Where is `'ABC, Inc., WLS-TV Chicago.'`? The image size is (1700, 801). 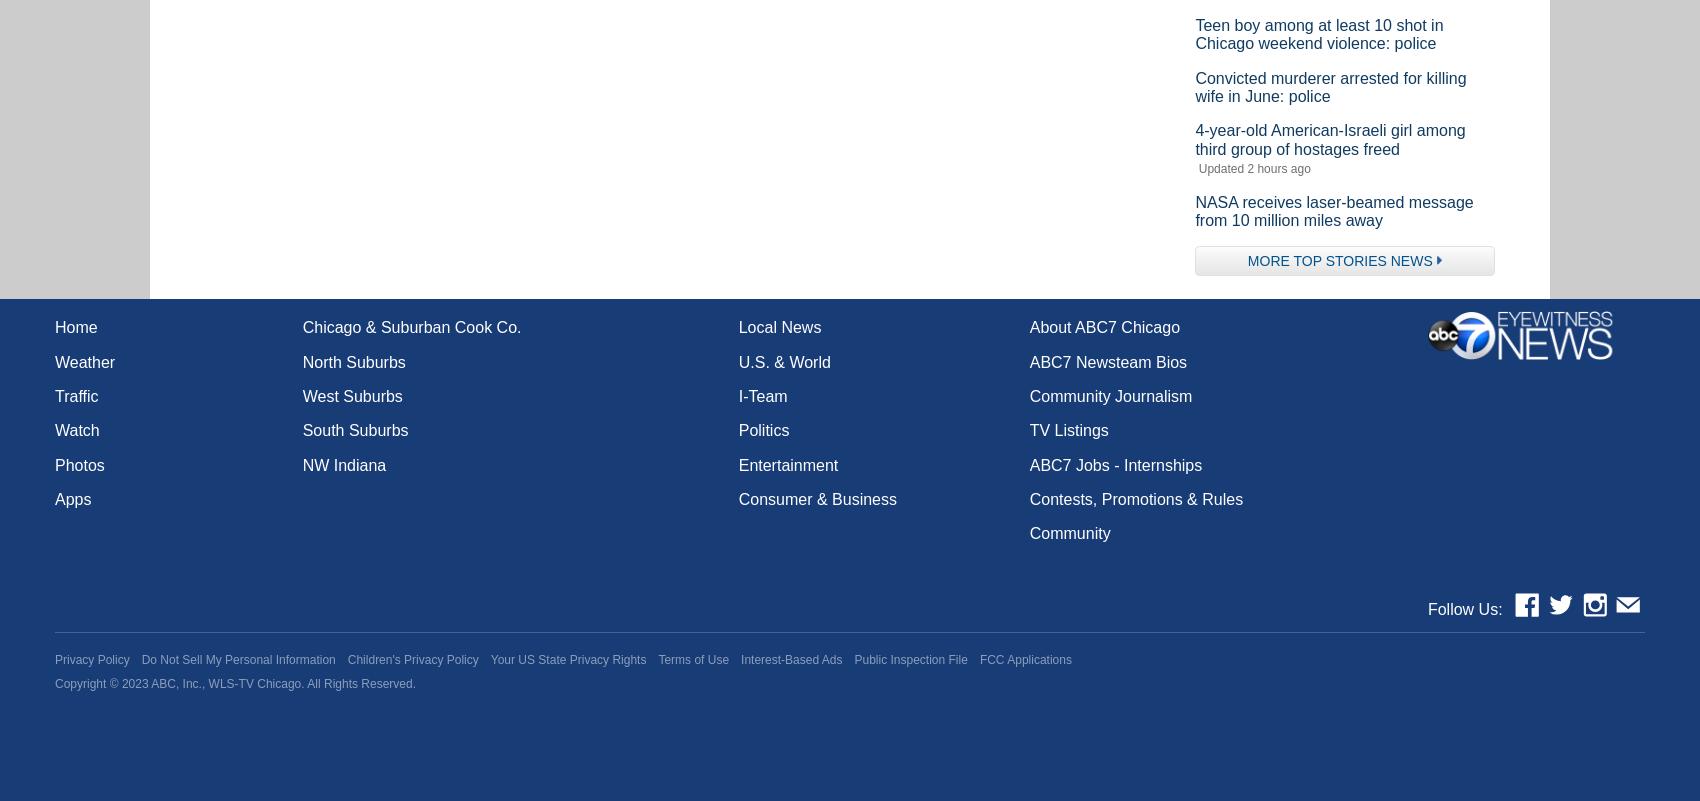
'ABC, Inc., WLS-TV Chicago.' is located at coordinates (227, 683).